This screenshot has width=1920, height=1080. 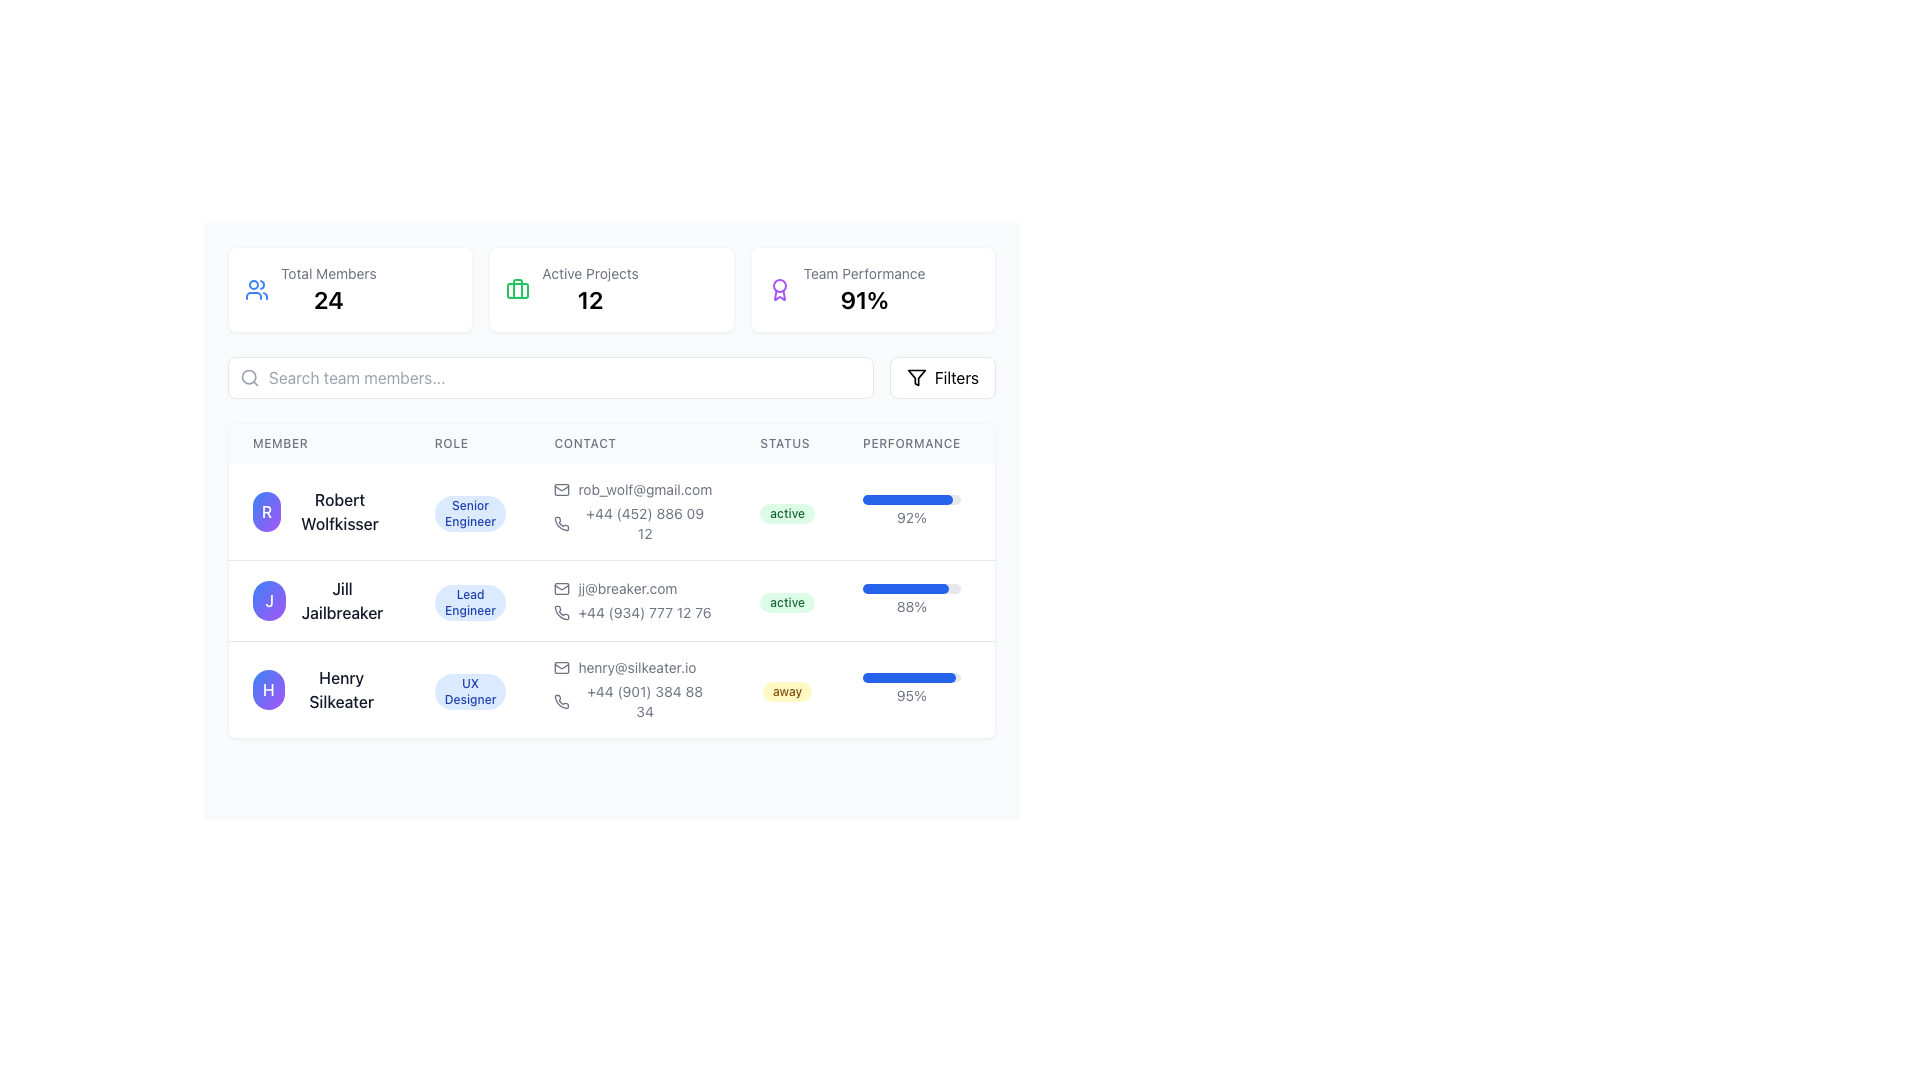 What do you see at coordinates (248, 377) in the screenshot?
I see `the center circle of the magnifying glass icon, which represents search functionality, located inside the search input field at the top-left corner of the interface` at bounding box center [248, 377].